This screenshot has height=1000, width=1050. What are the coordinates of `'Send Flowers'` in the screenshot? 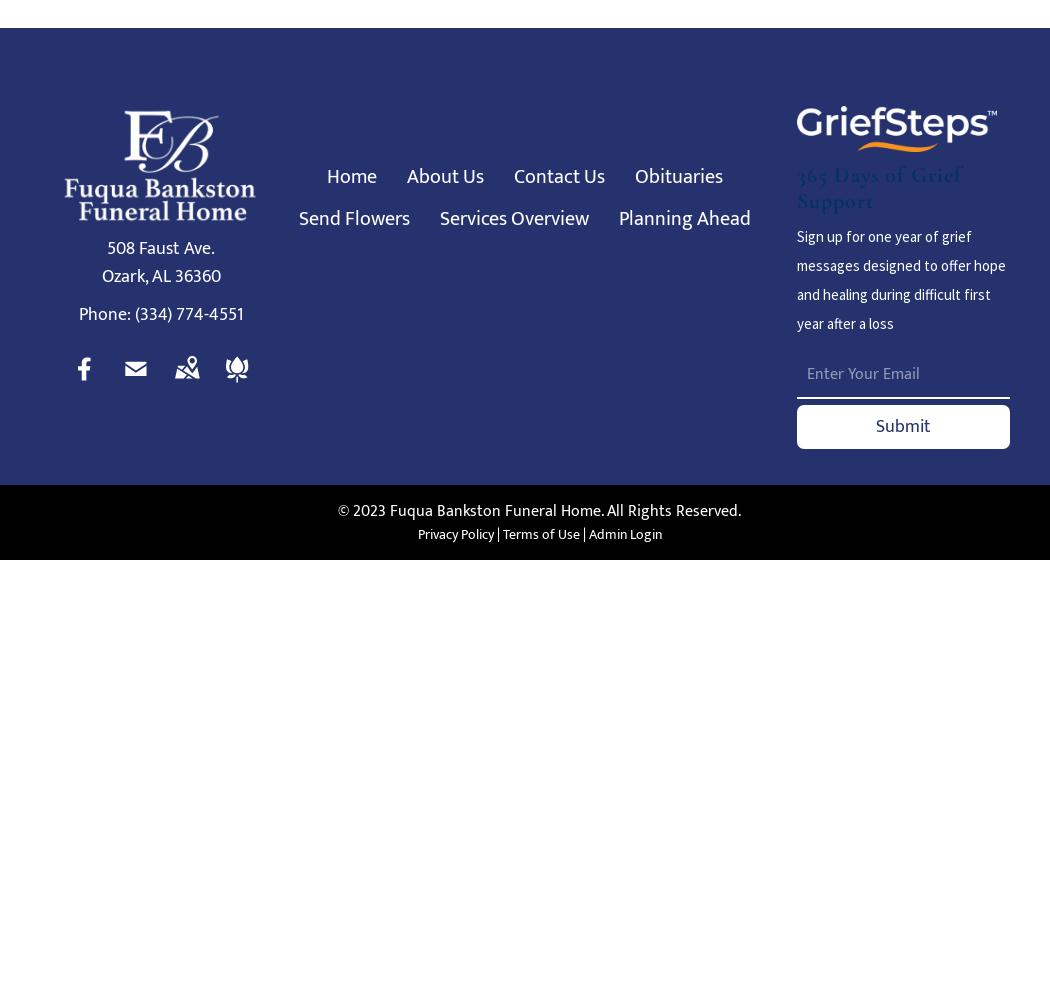 It's located at (353, 218).